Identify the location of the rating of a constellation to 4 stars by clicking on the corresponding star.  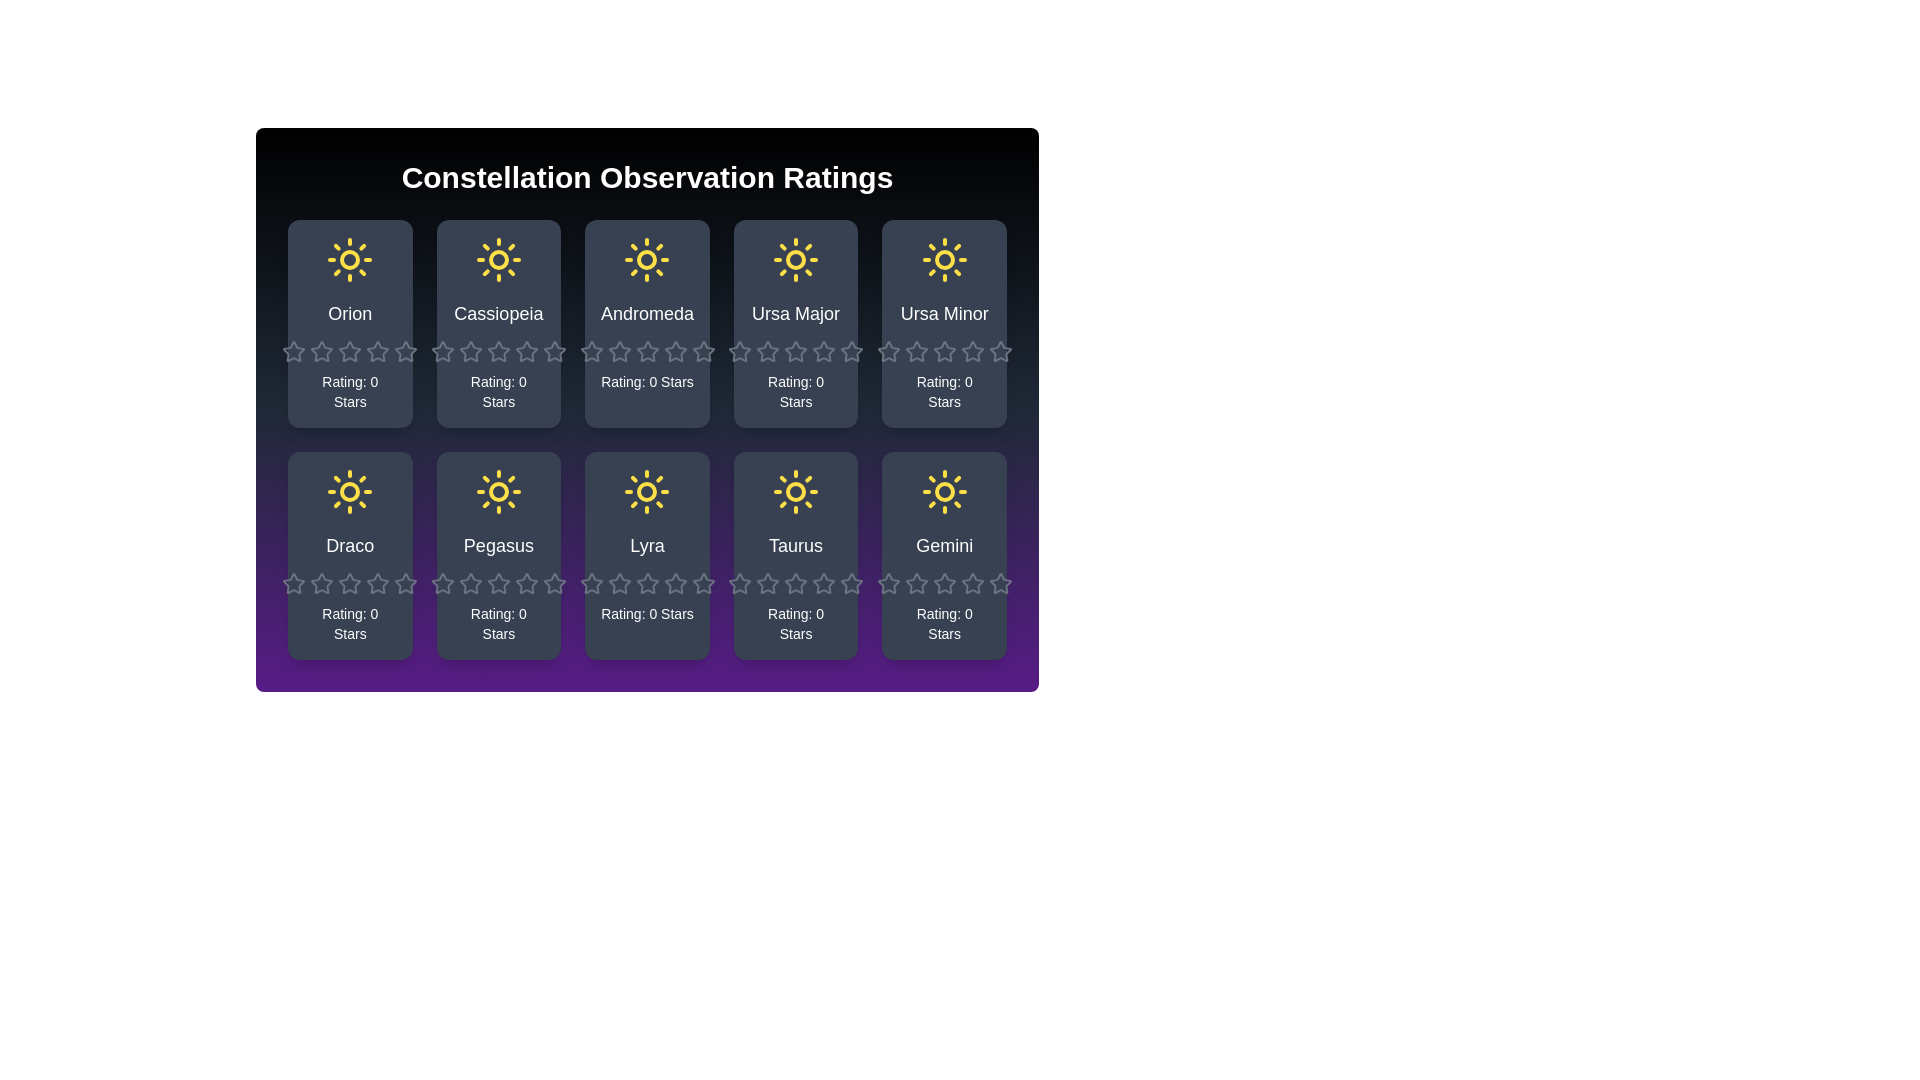
(366, 338).